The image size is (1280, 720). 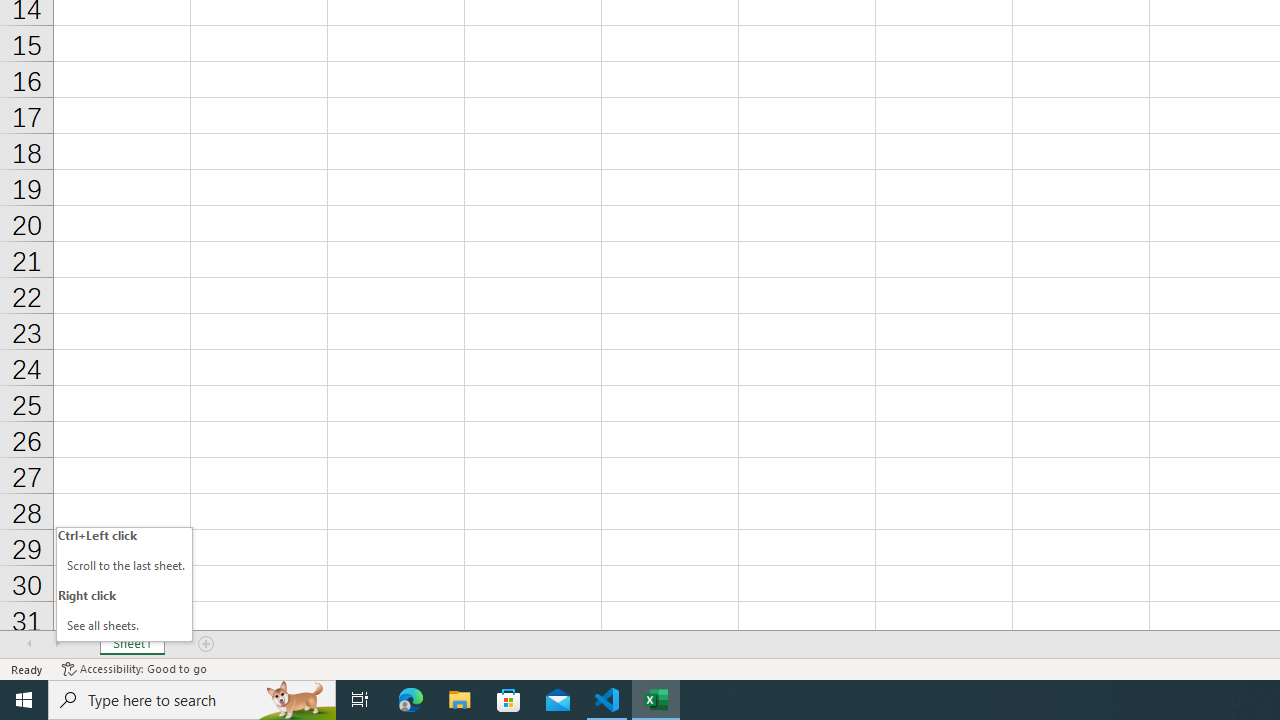 I want to click on 'Add Sheet', so click(x=207, y=644).